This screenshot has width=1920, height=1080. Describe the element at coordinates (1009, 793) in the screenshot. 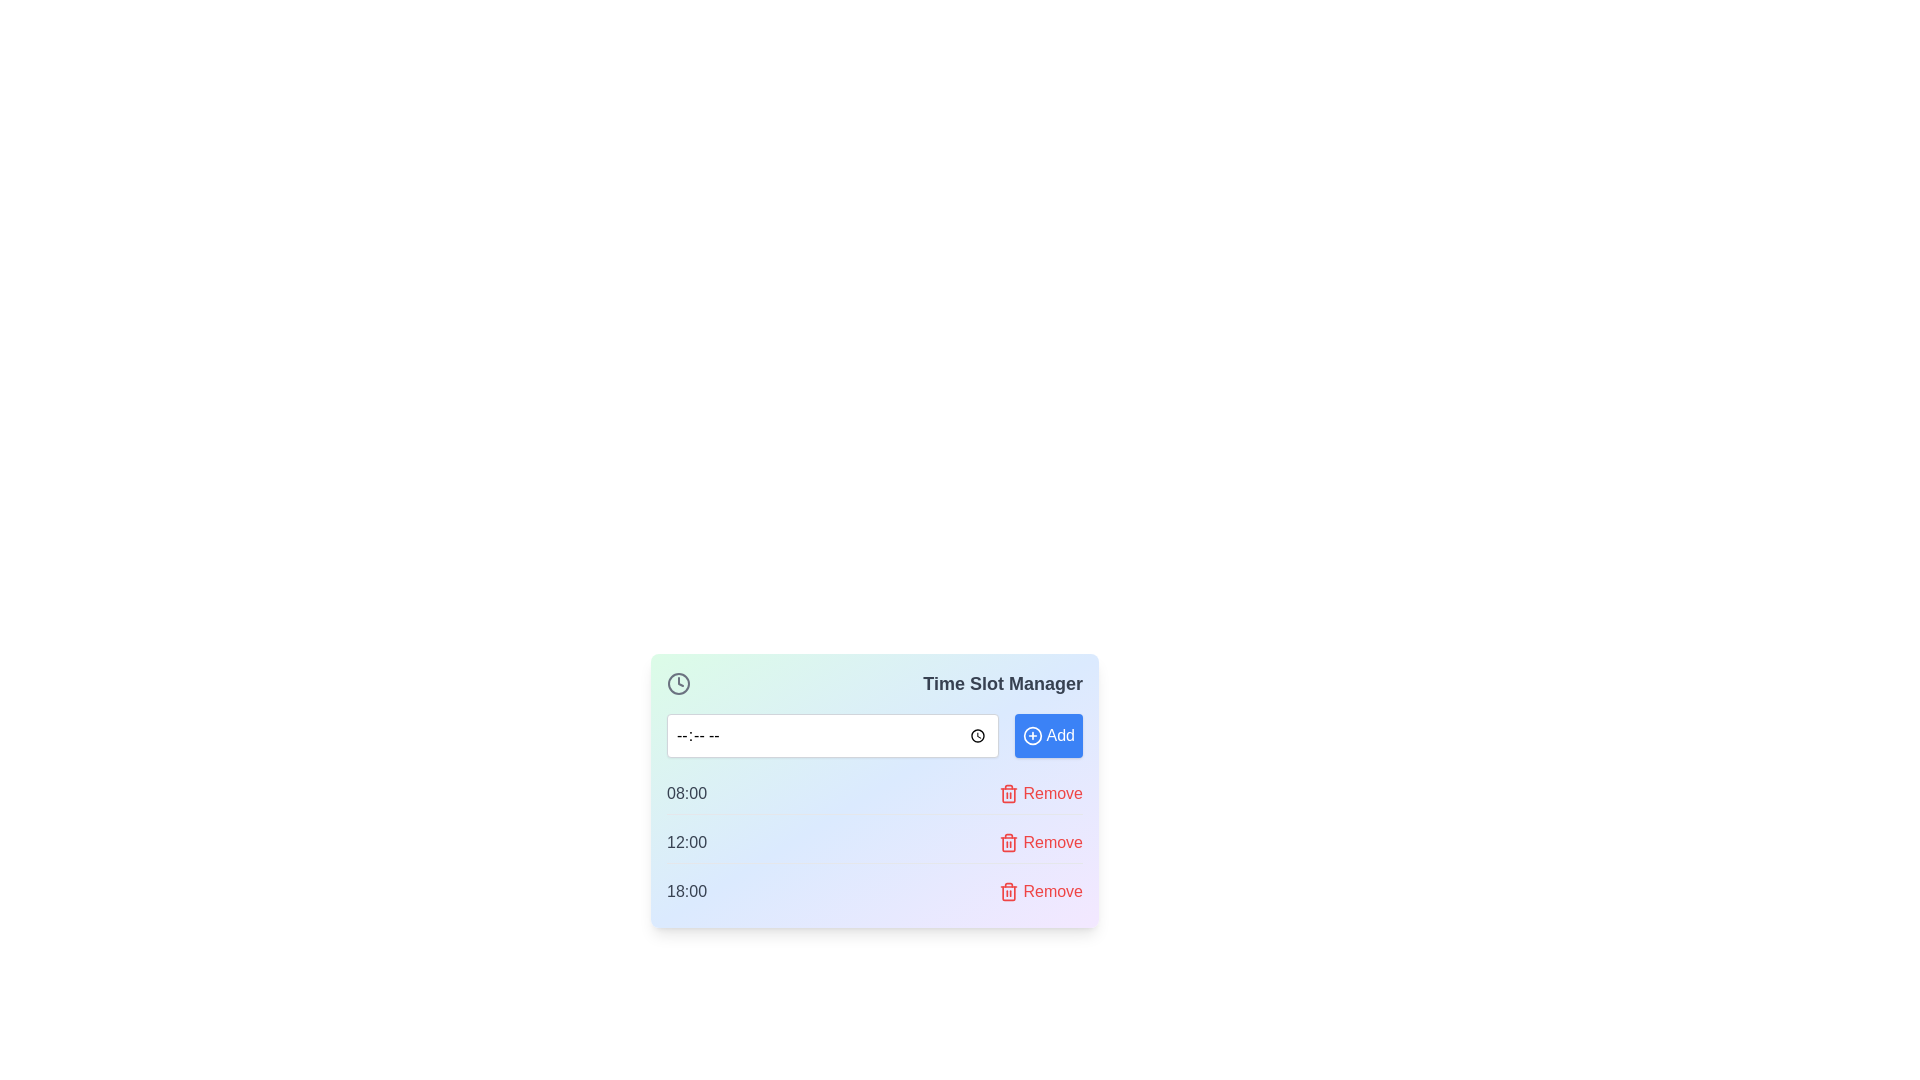

I see `the removal icon located within the 'Remove' button in the third row of the time slot list, adjacent to the '18:00' time slot to initiate the deletion of the associated time slot` at that location.